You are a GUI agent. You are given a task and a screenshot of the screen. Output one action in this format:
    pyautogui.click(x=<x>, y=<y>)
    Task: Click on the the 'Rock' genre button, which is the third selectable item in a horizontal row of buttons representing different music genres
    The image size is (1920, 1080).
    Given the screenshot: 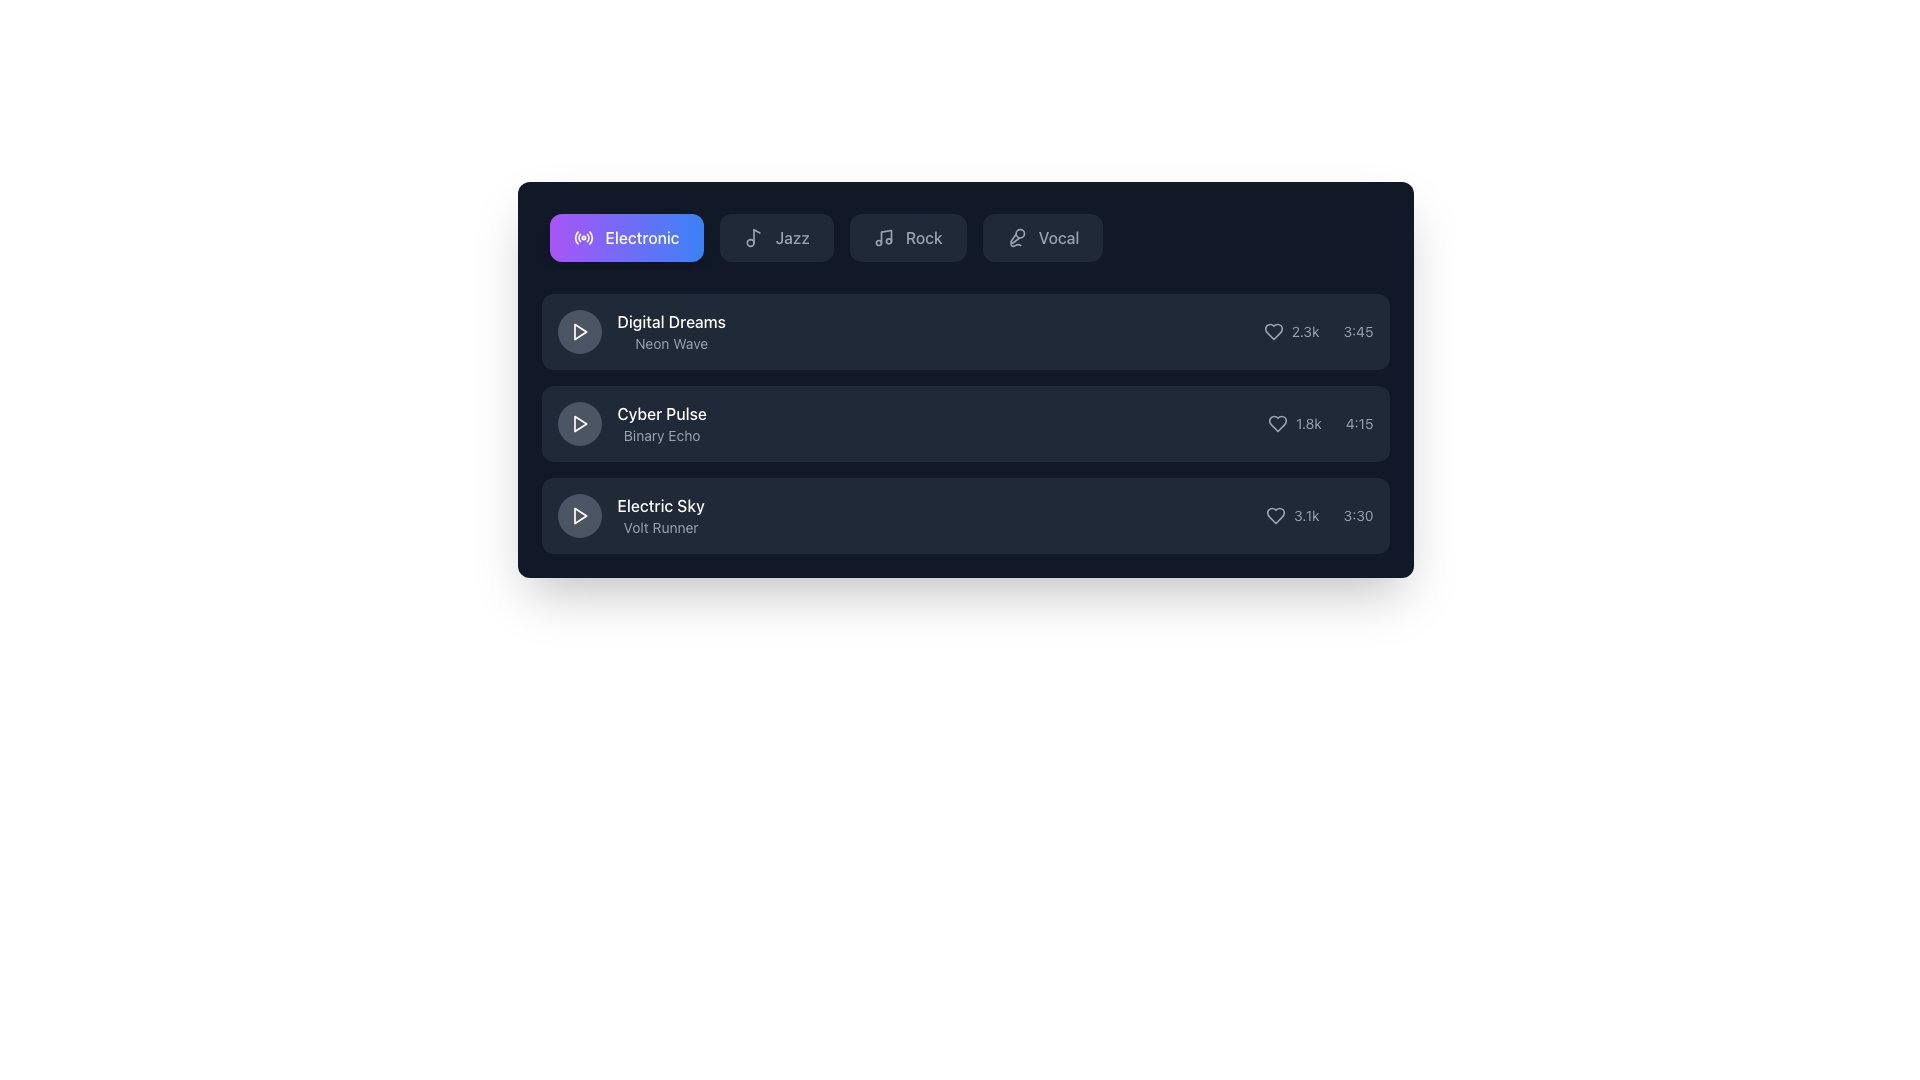 What is the action you would take?
    pyautogui.click(x=907, y=237)
    